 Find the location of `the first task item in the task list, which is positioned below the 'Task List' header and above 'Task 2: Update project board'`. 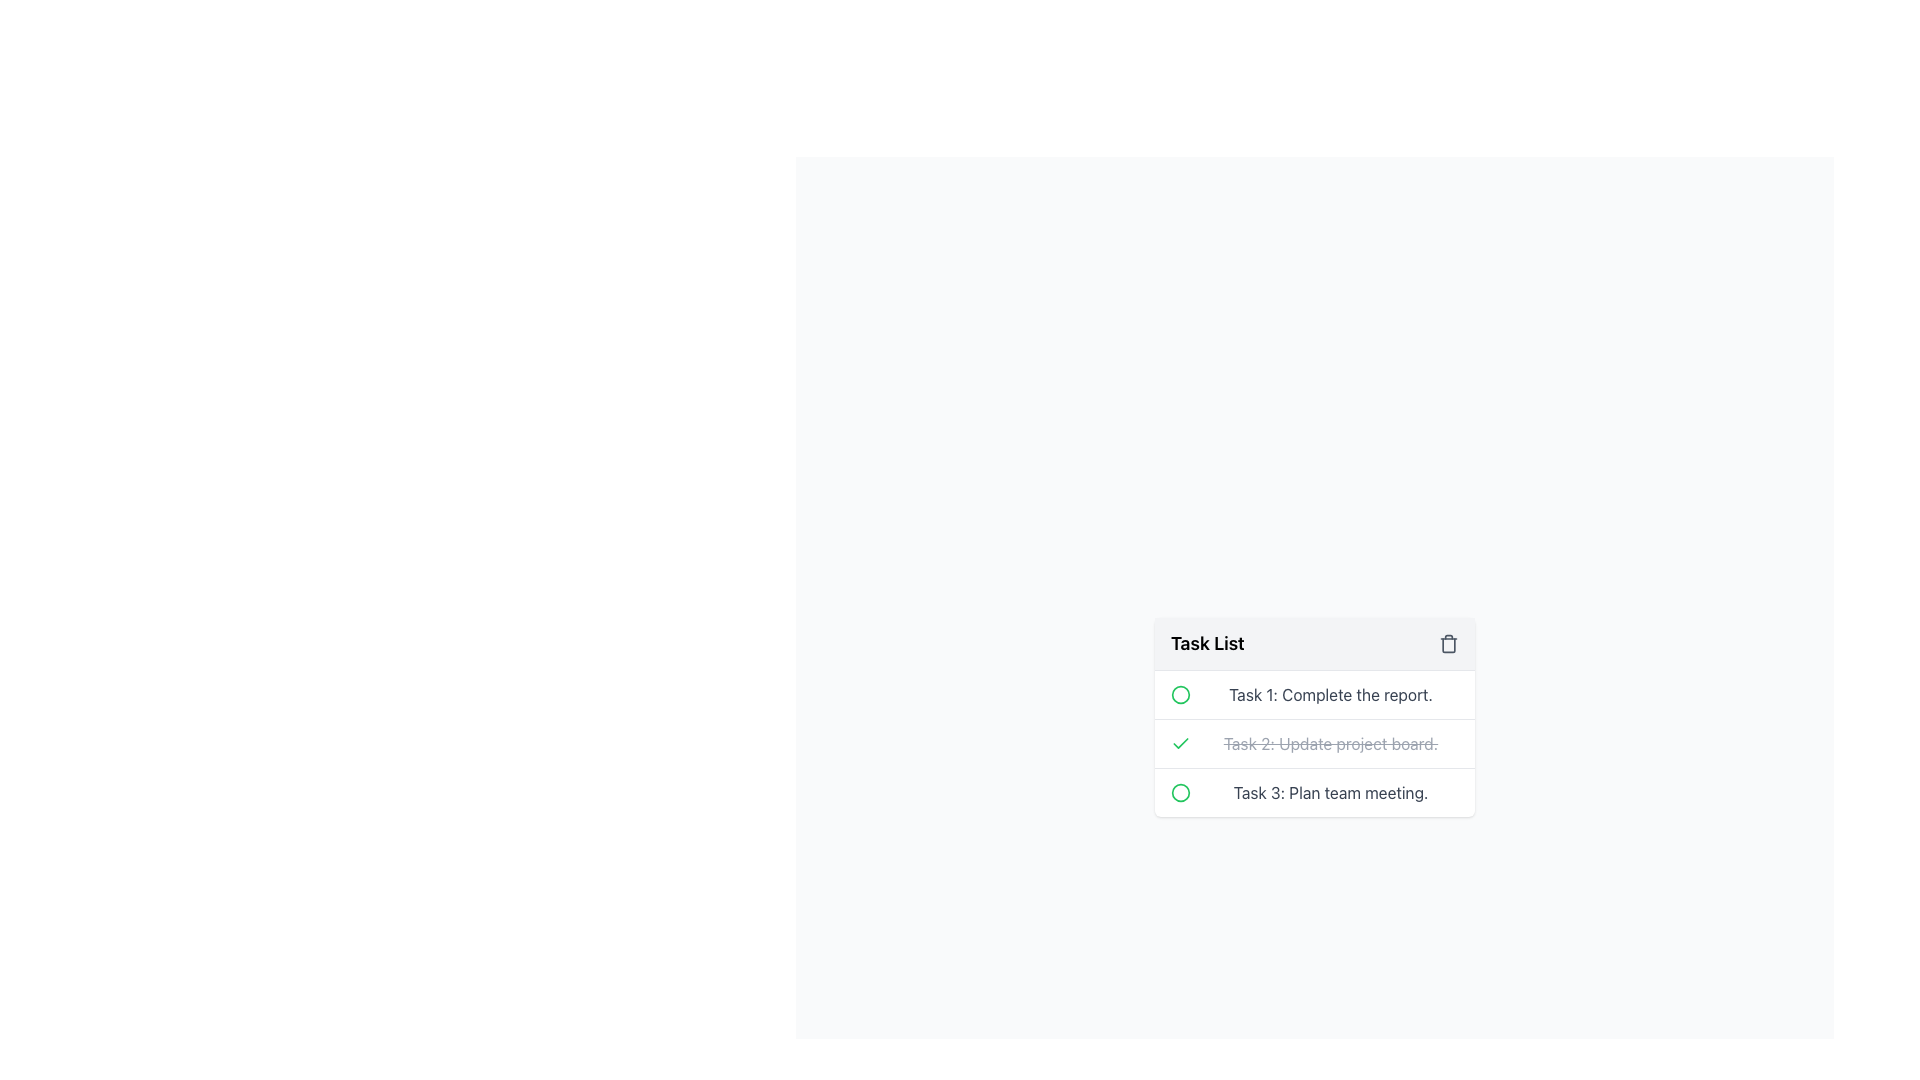

the first task item in the task list, which is positioned below the 'Task List' header and above 'Task 2: Update project board' is located at coordinates (1315, 693).